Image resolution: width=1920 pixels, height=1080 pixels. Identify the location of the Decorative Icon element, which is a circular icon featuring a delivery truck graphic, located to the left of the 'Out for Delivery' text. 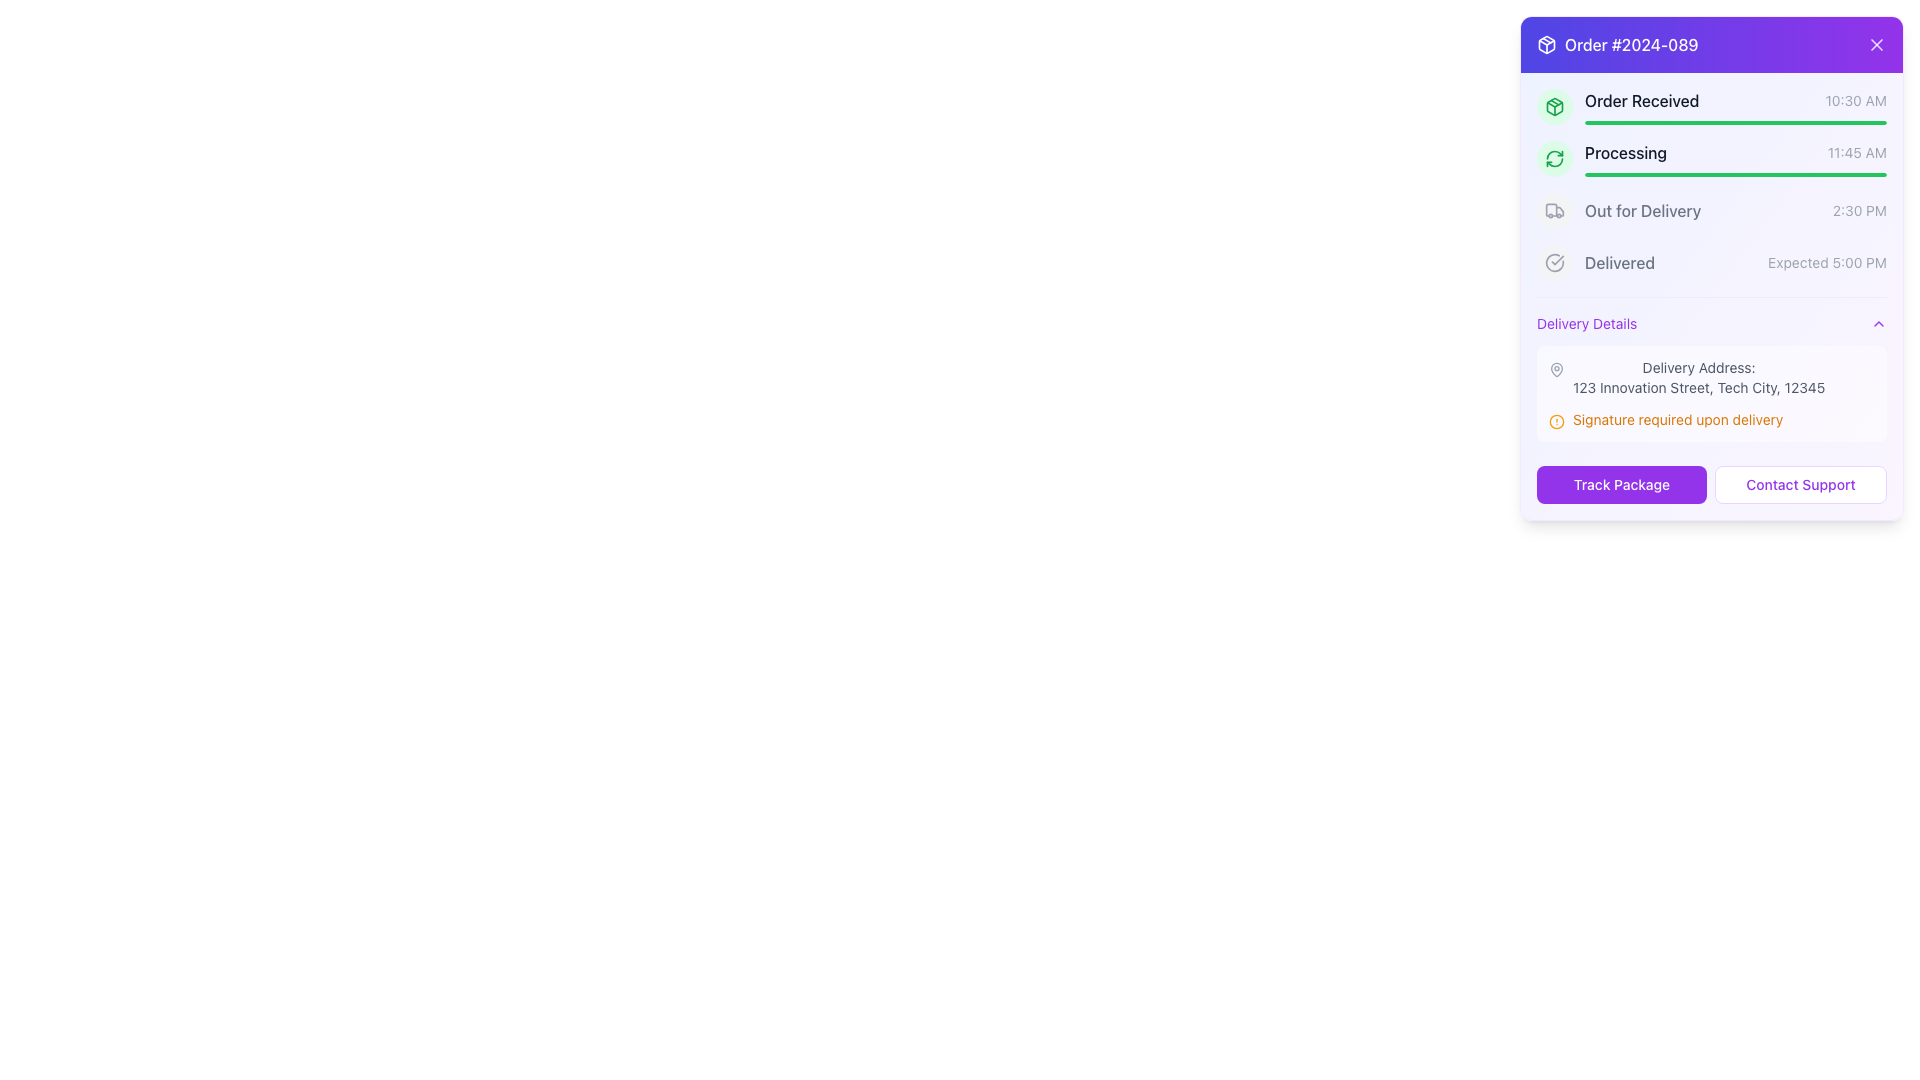
(1554, 211).